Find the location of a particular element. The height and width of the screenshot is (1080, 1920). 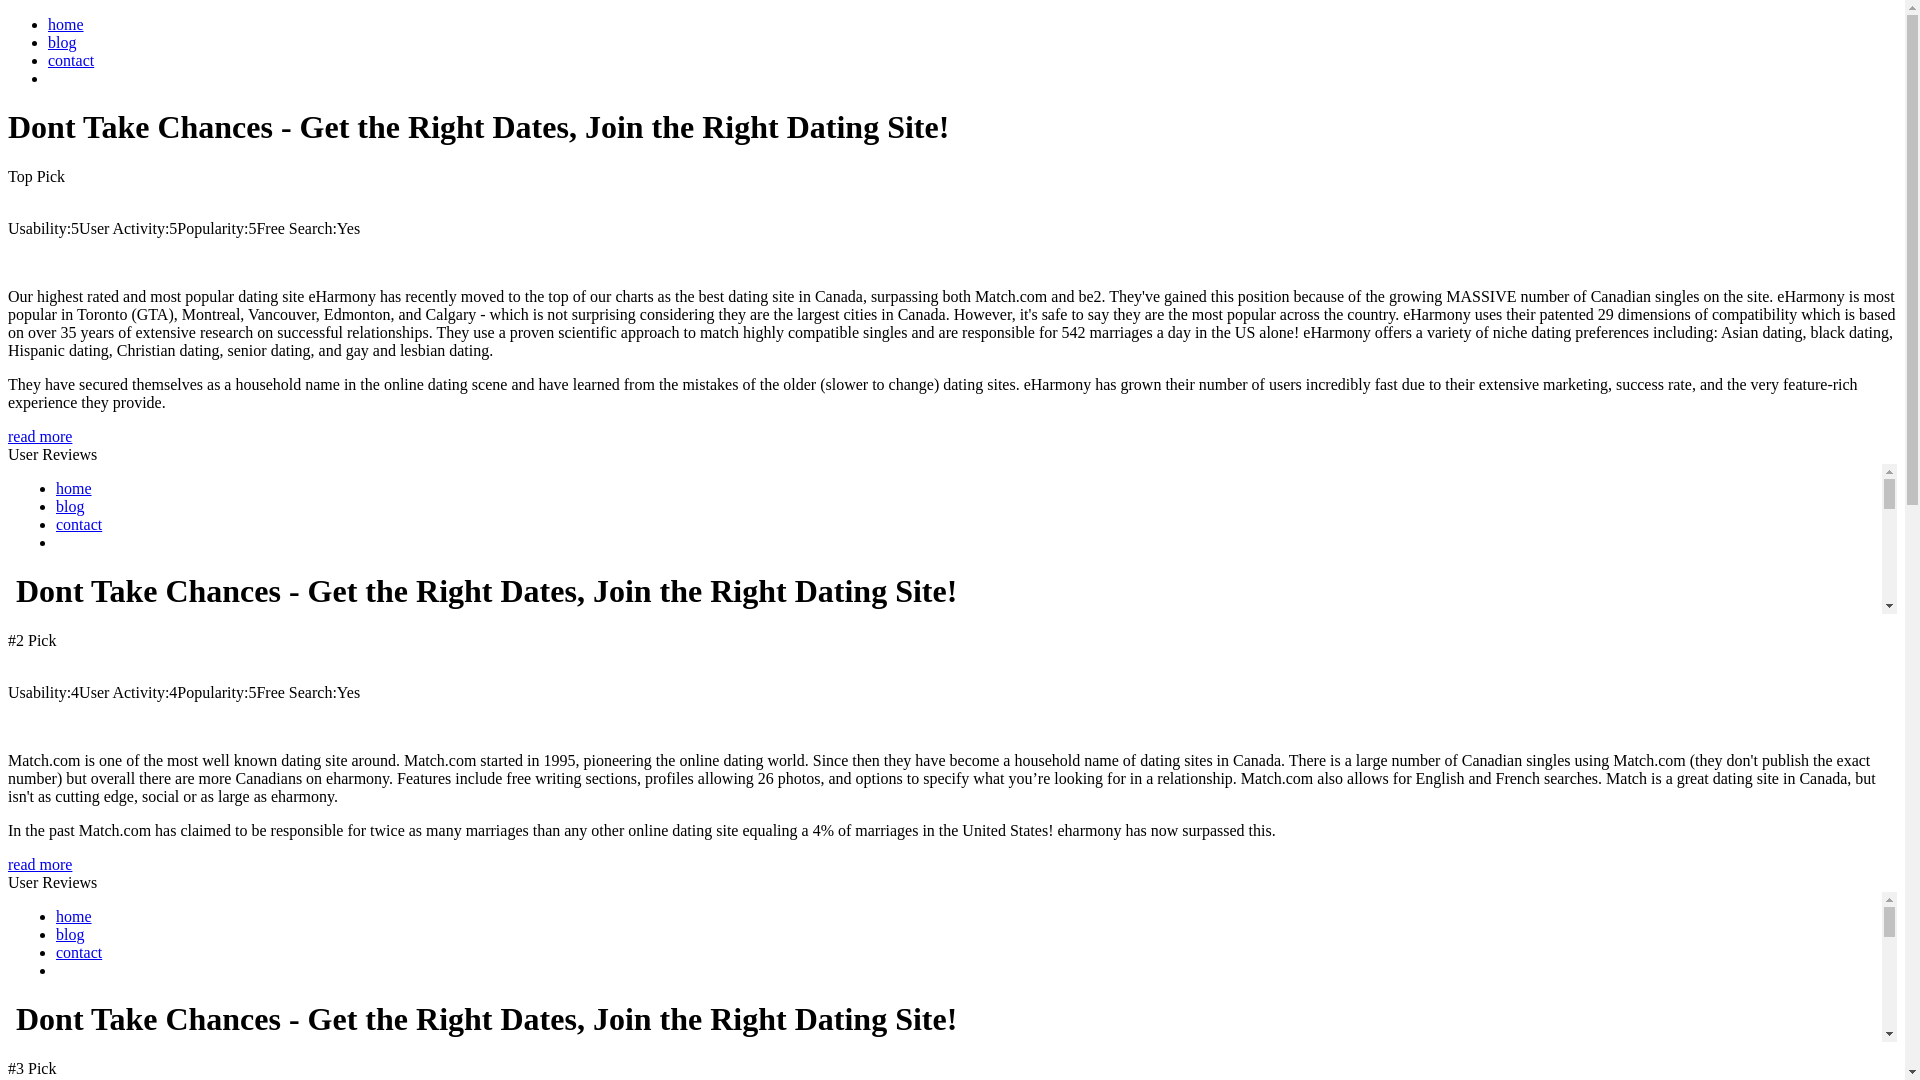

'contact' is located at coordinates (71, 59).